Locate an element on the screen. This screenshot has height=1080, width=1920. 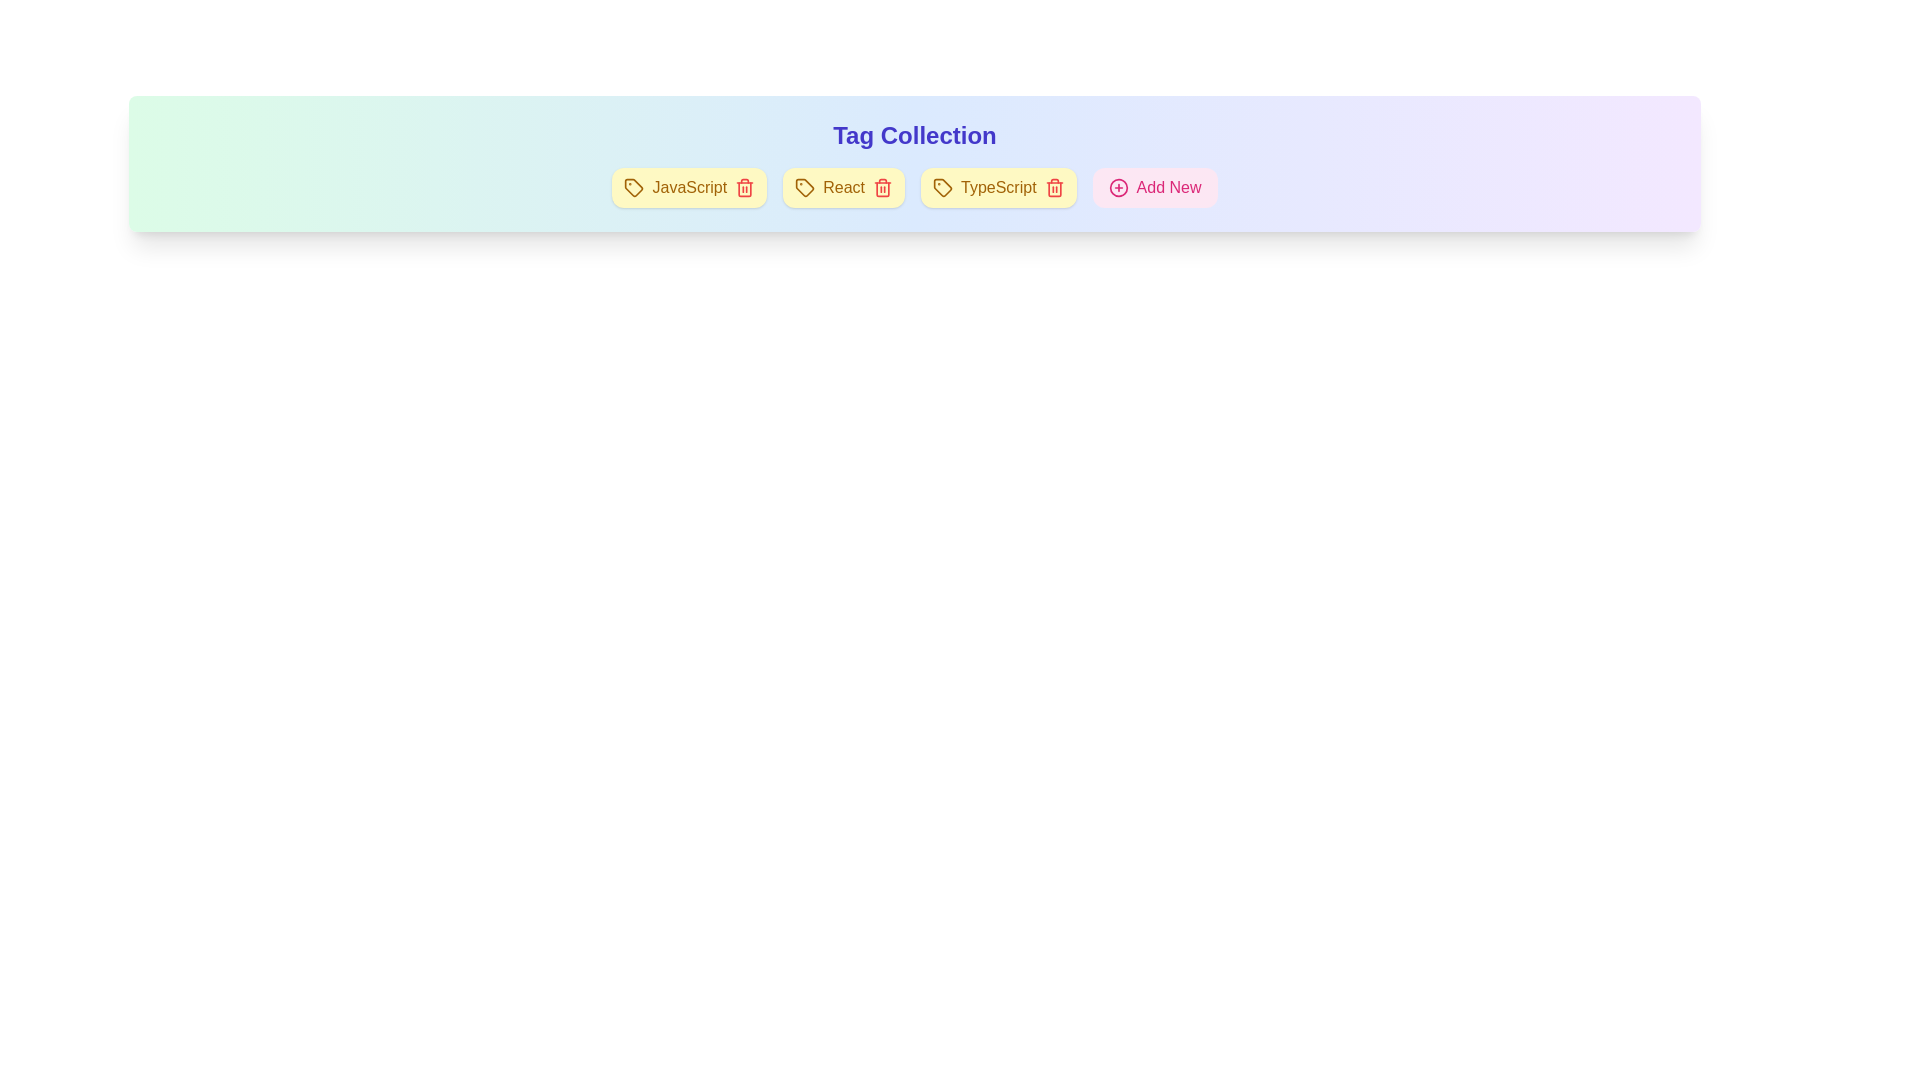
the second tag labeled 'React' in the 'Tag Collection' bar, which has a rounded yellow background and yellow text is located at coordinates (844, 188).